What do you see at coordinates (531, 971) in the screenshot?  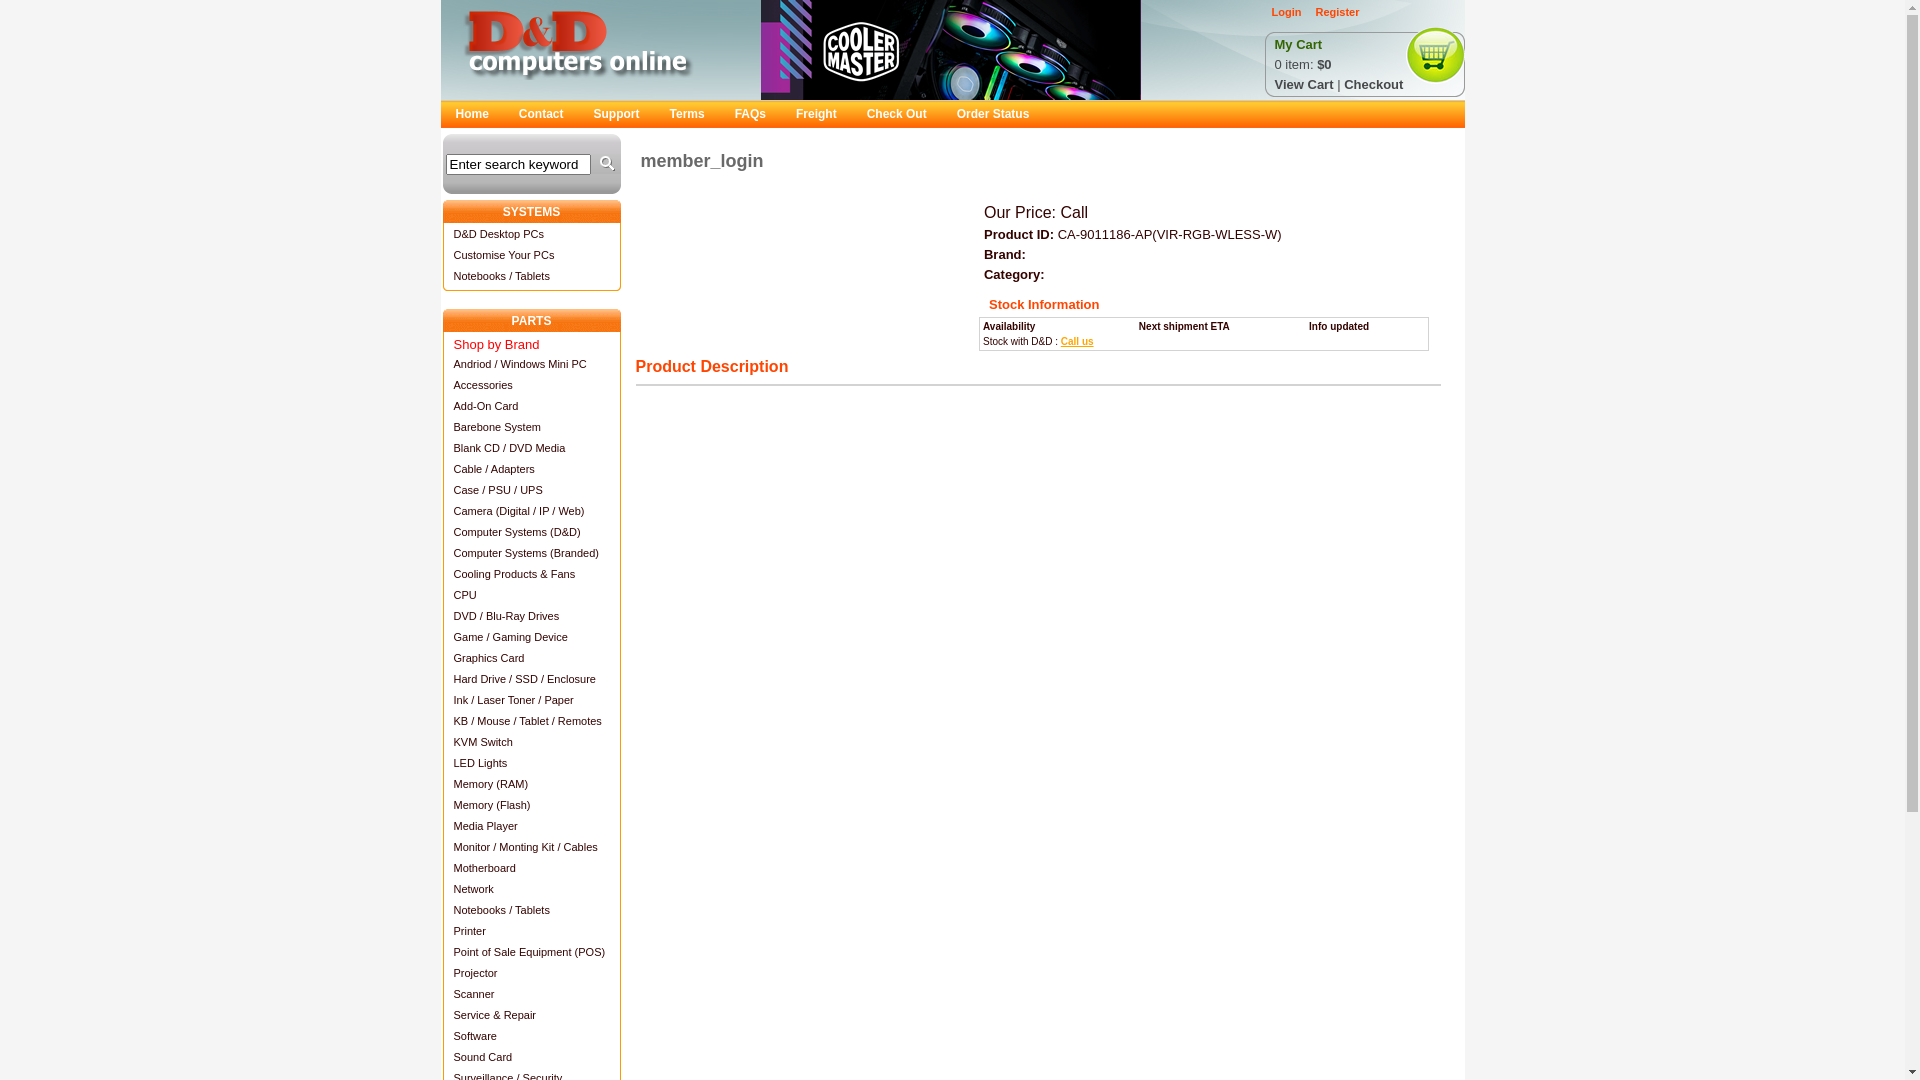 I see `'Projector'` at bounding box center [531, 971].